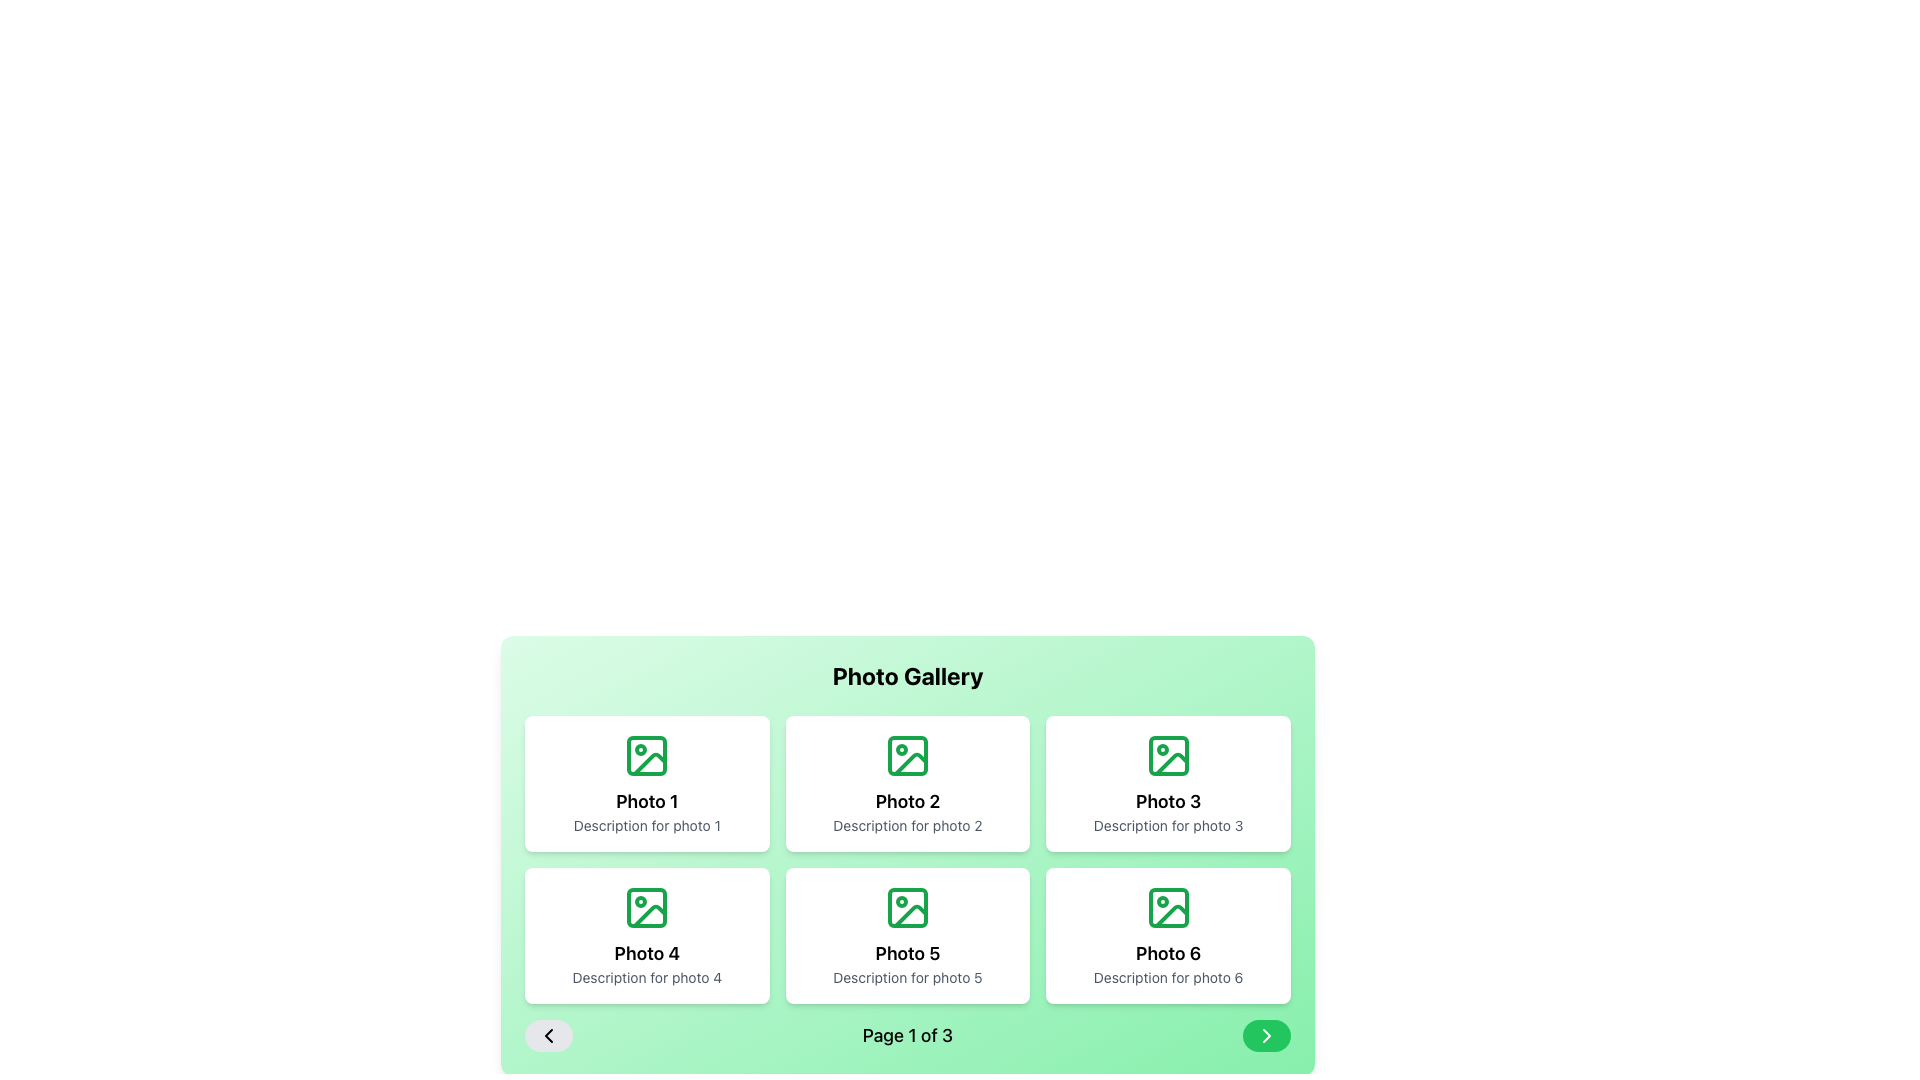 The width and height of the screenshot is (1920, 1080). I want to click on the decorative graphical element of the 'Photo 5' card icon in the photo gallery, which is represented as the larger rectangle in the SVG image, so click(906, 907).